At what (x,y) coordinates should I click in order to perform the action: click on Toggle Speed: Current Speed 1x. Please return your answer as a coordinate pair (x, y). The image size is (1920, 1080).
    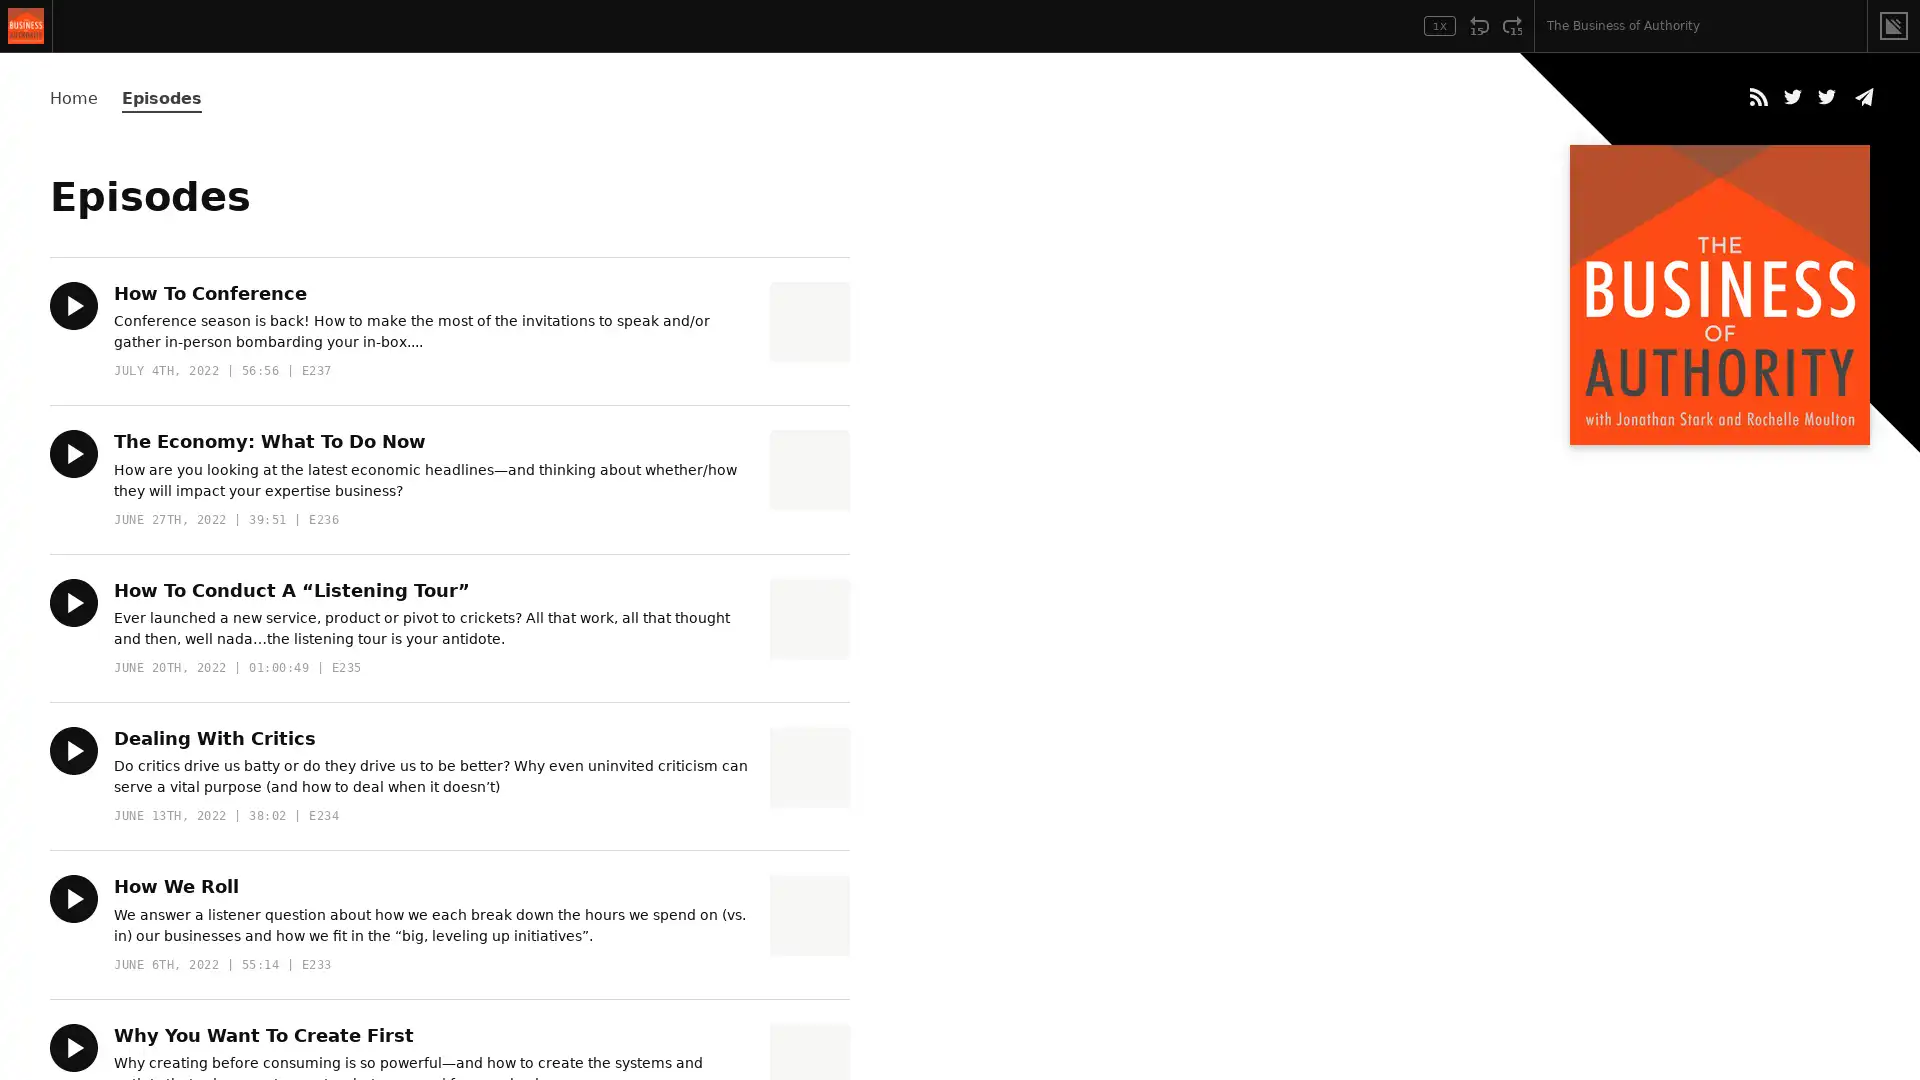
    Looking at the image, I should click on (1440, 26).